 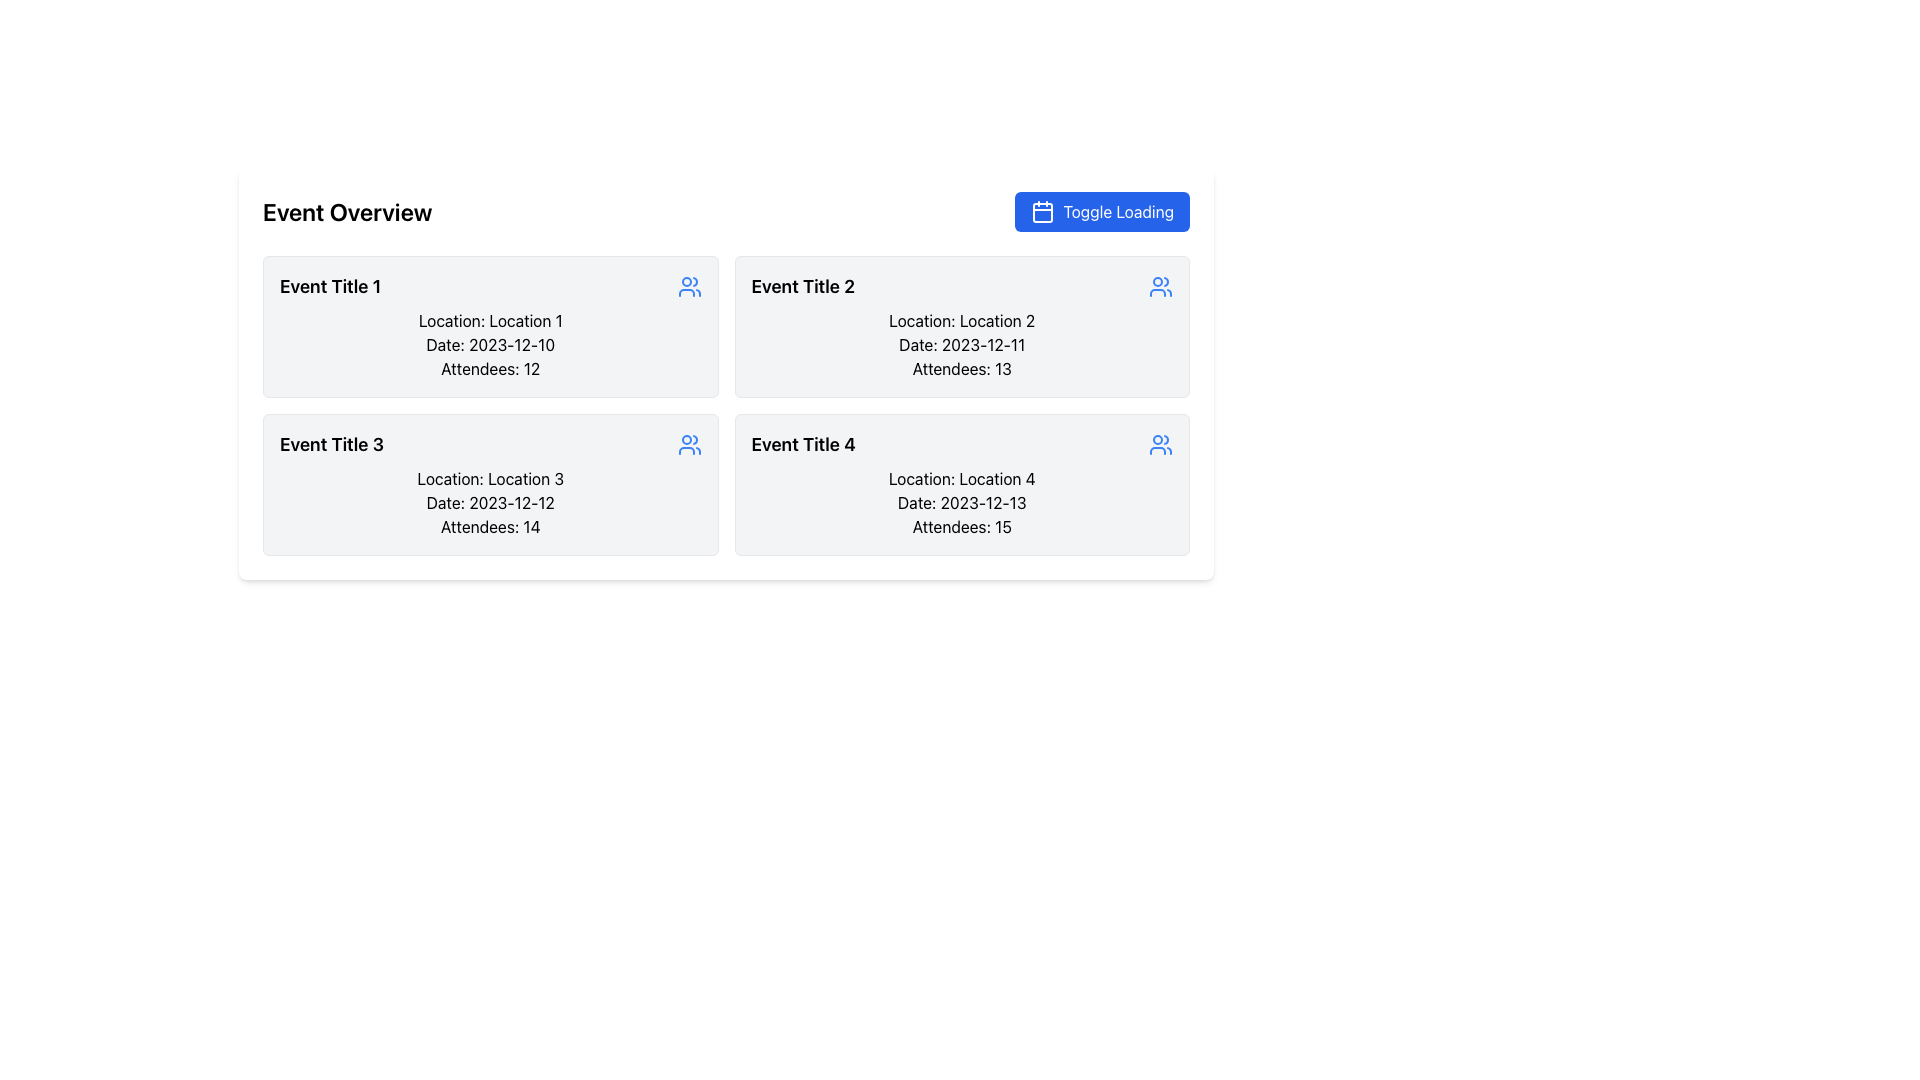 I want to click on text from the text label displaying 'Date: 2023-12-13' located at the third line inside the card labeled 'Event Title 4' in the bottom-right corner of the grid layout, so click(x=962, y=501).